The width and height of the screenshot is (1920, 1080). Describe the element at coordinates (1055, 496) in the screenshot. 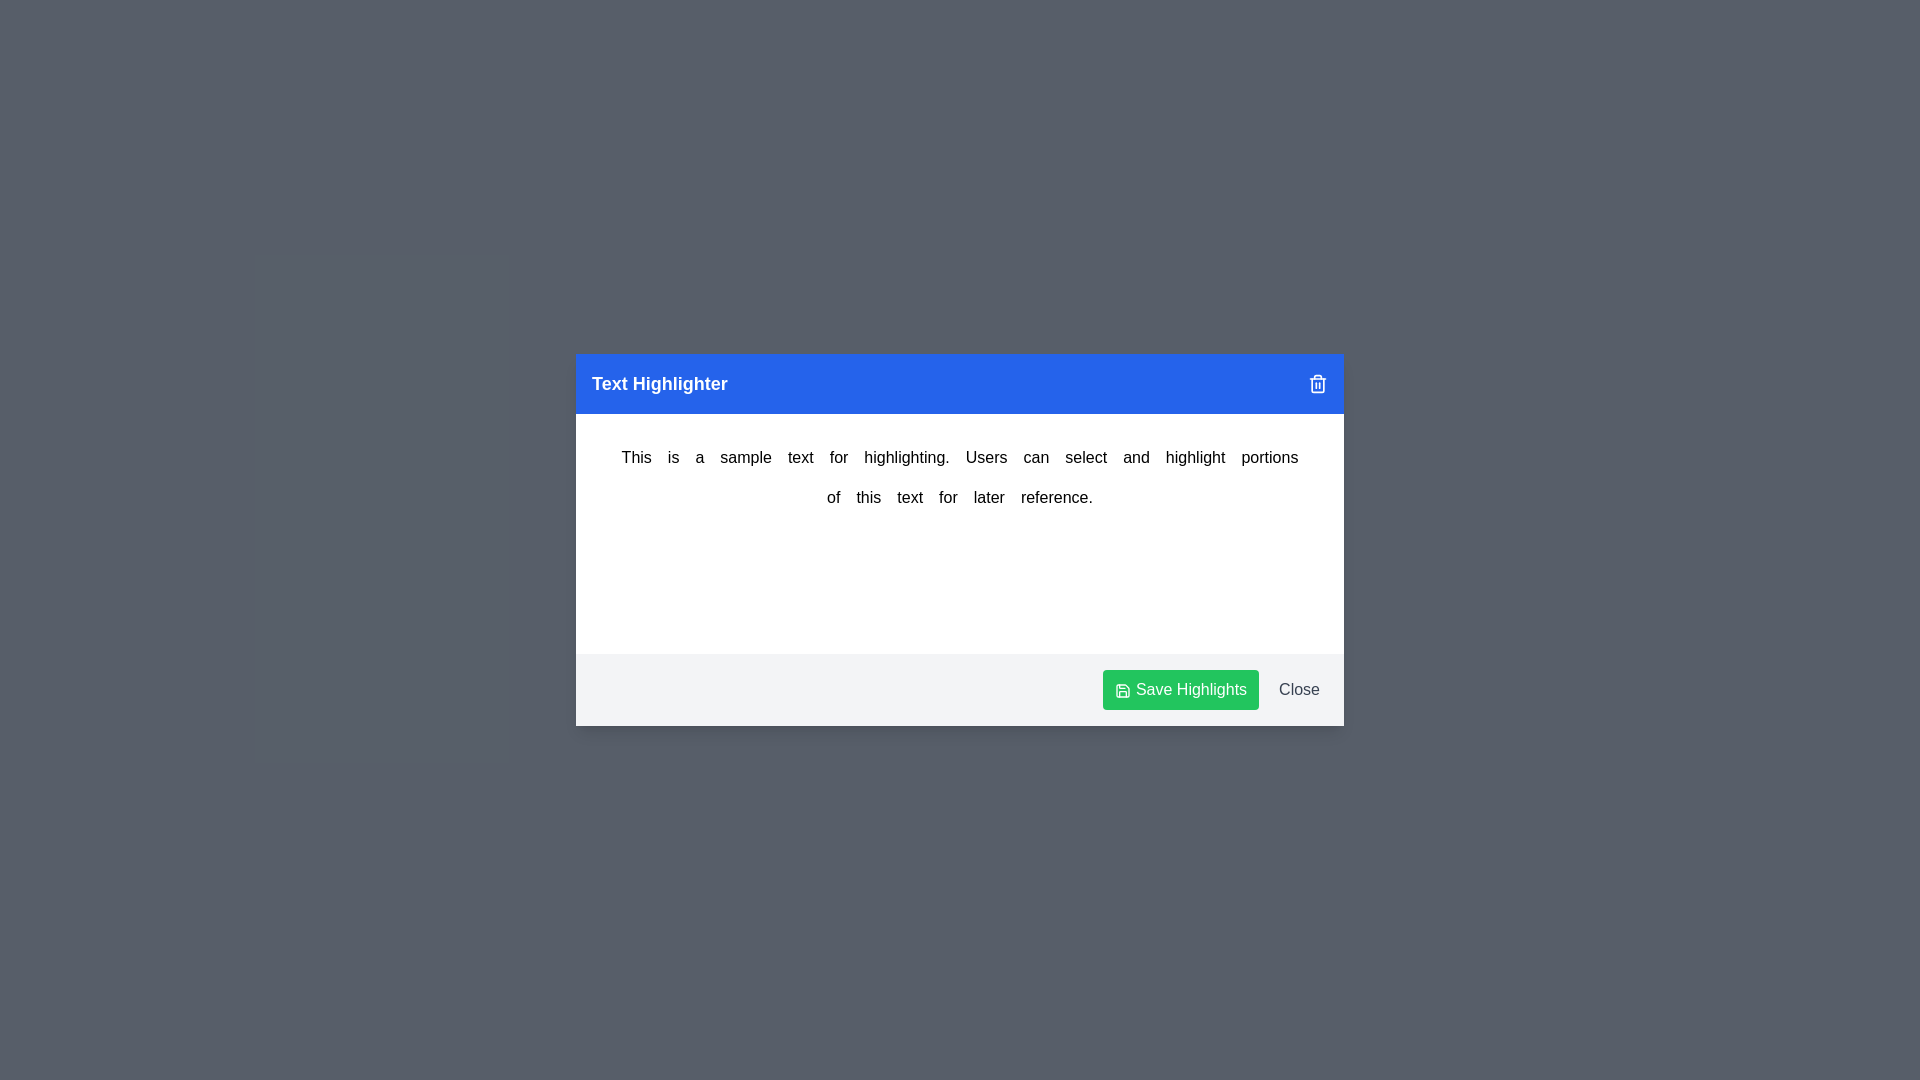

I see `the word 'reference.' by clicking on it` at that location.